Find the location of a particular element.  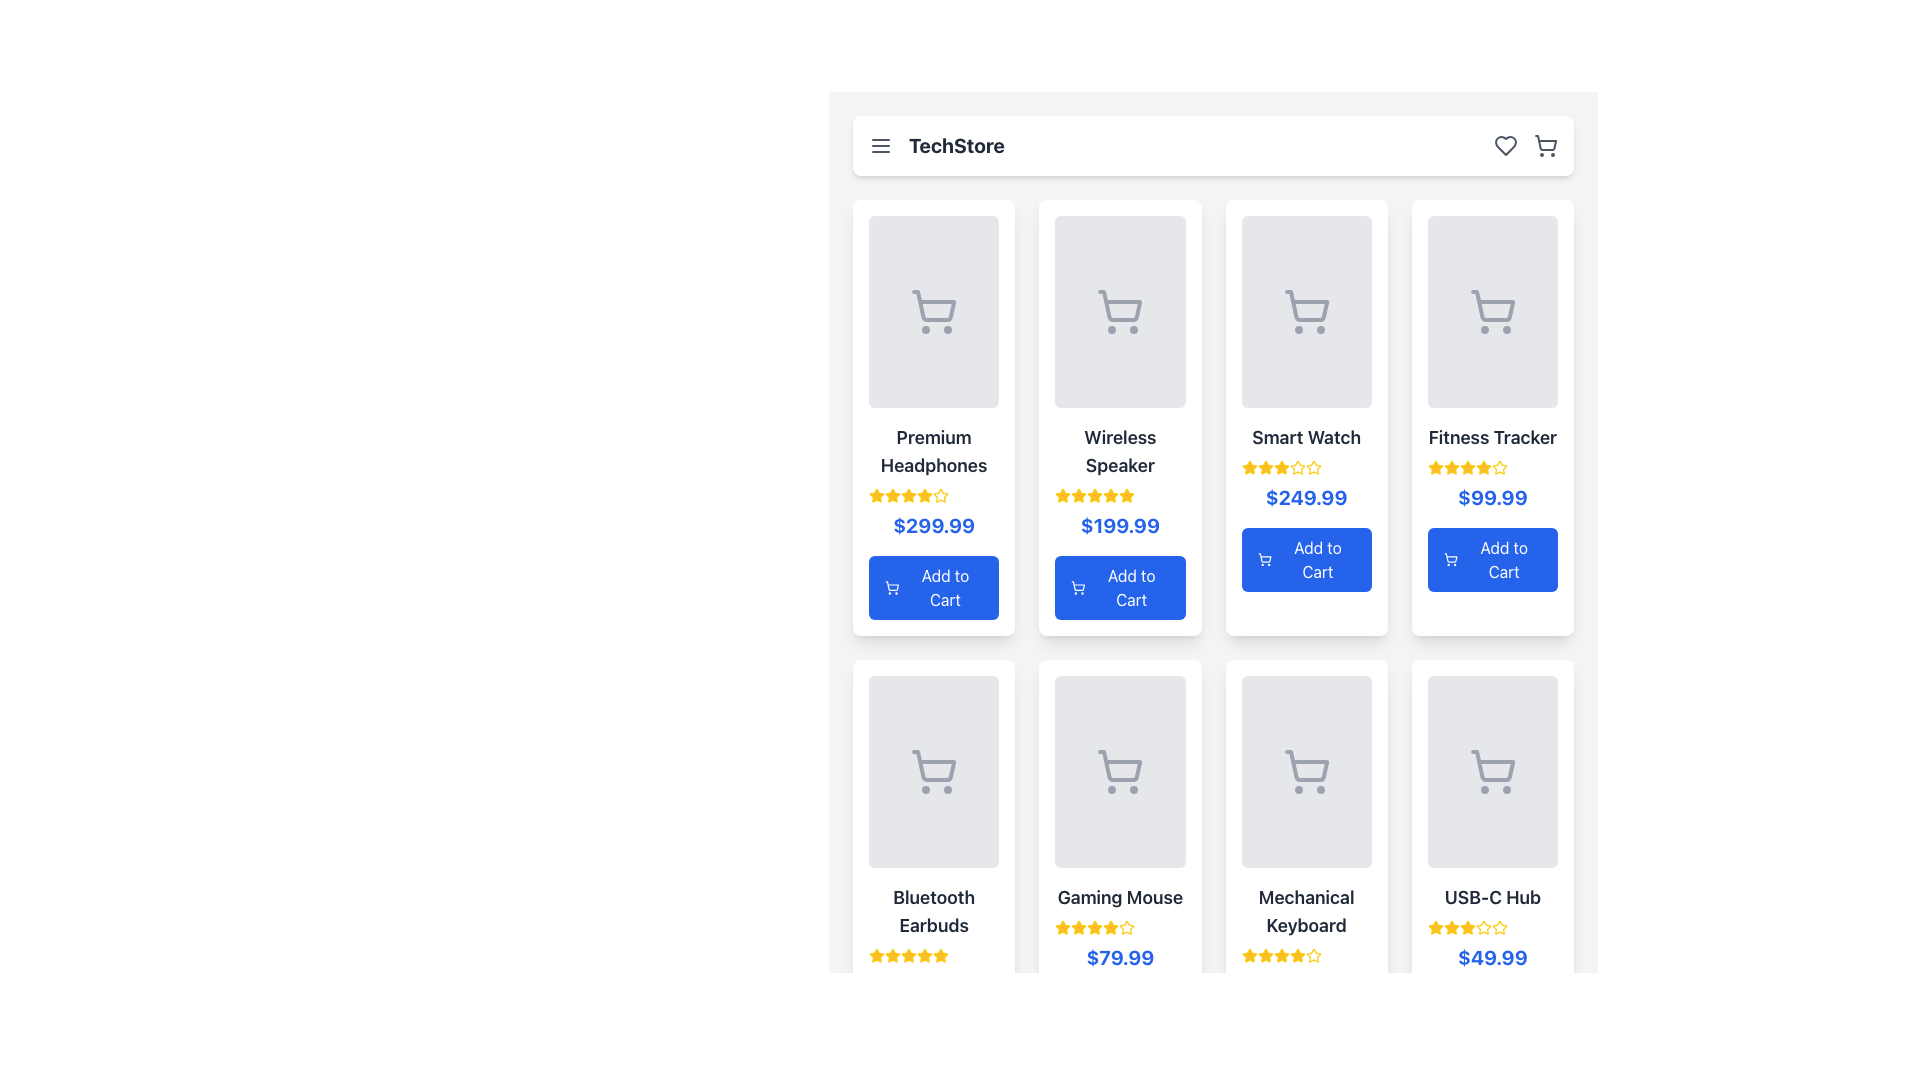

the first yellow star icon in the star rating system located under the product image section of the first product card is located at coordinates (891, 495).